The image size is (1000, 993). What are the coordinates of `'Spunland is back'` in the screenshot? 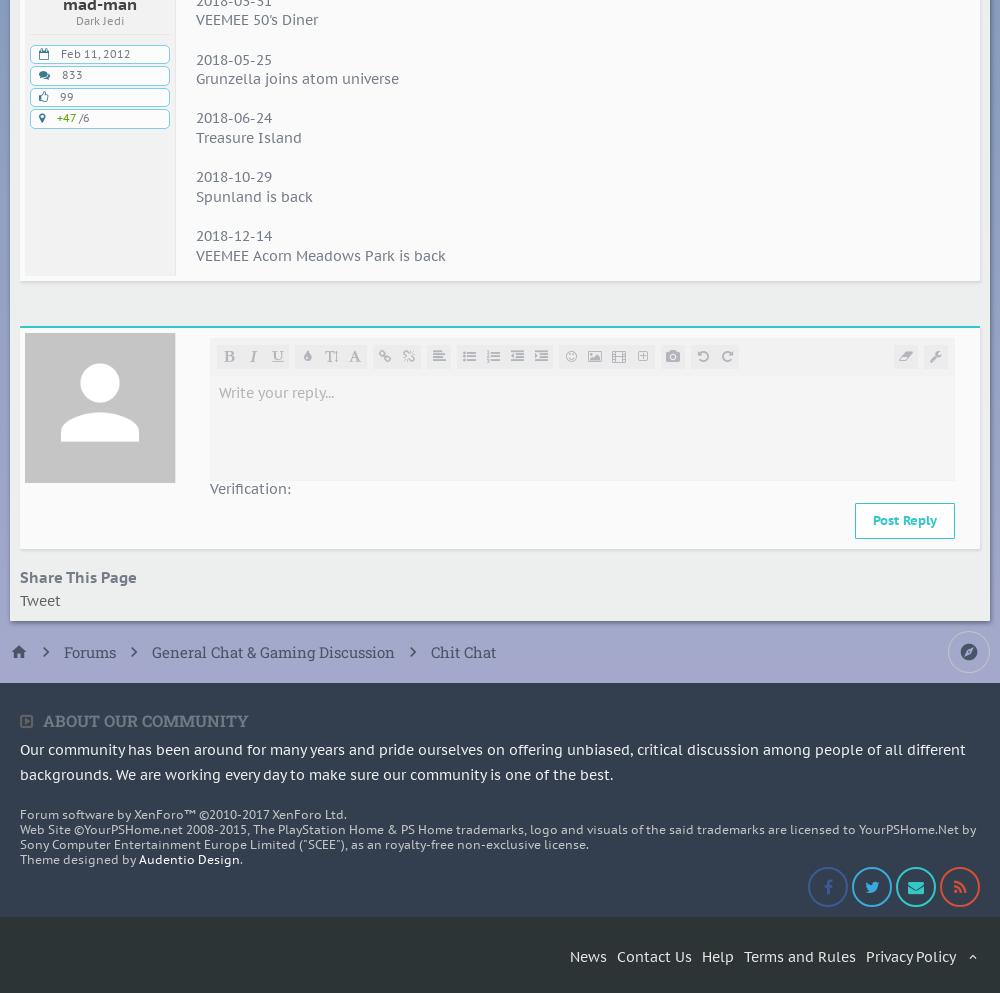 It's located at (195, 196).